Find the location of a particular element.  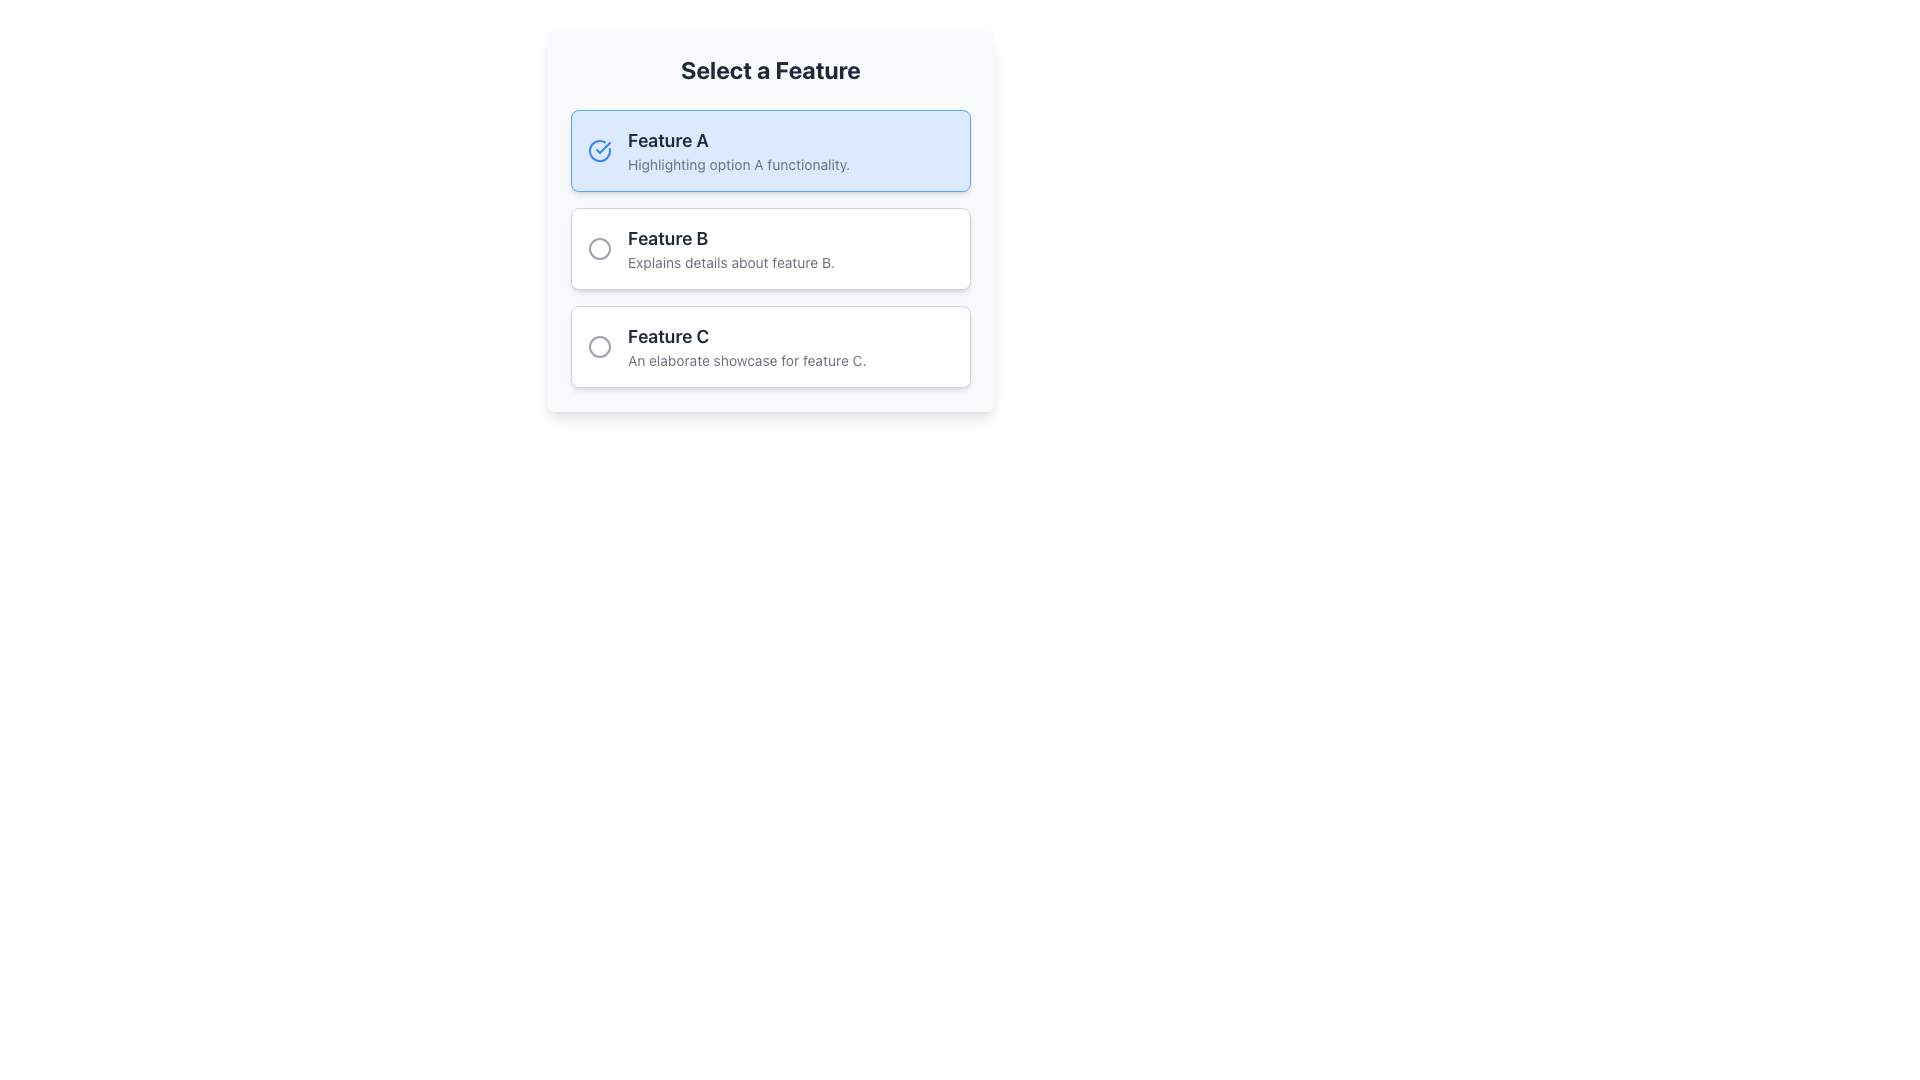

the selectable list item representing 'Feature A', which is the first option in the vertically stacked list of features is located at coordinates (738, 149).